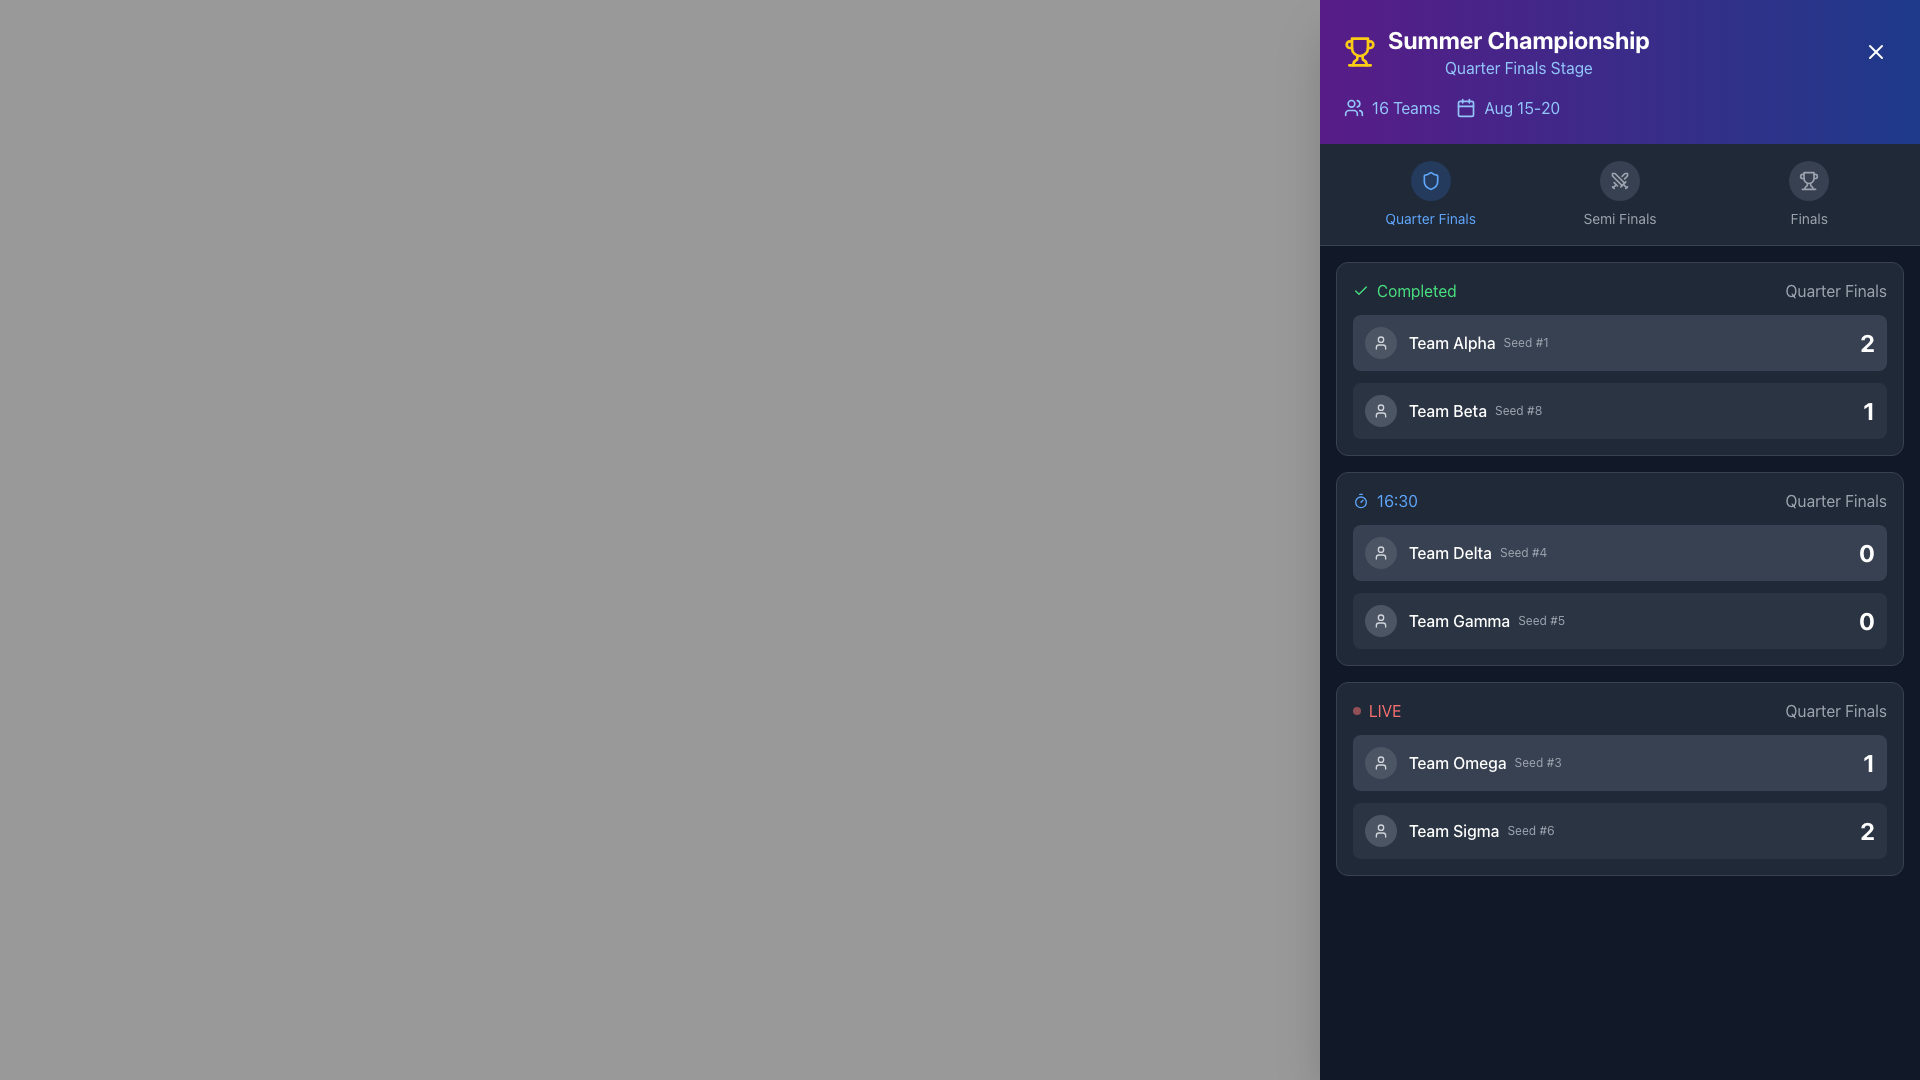  What do you see at coordinates (1456, 552) in the screenshot?
I see `the TextLabelWithIcon displaying the first team's name and seed number in the 'Quarter Finals' section under the match at '16:30'` at bounding box center [1456, 552].